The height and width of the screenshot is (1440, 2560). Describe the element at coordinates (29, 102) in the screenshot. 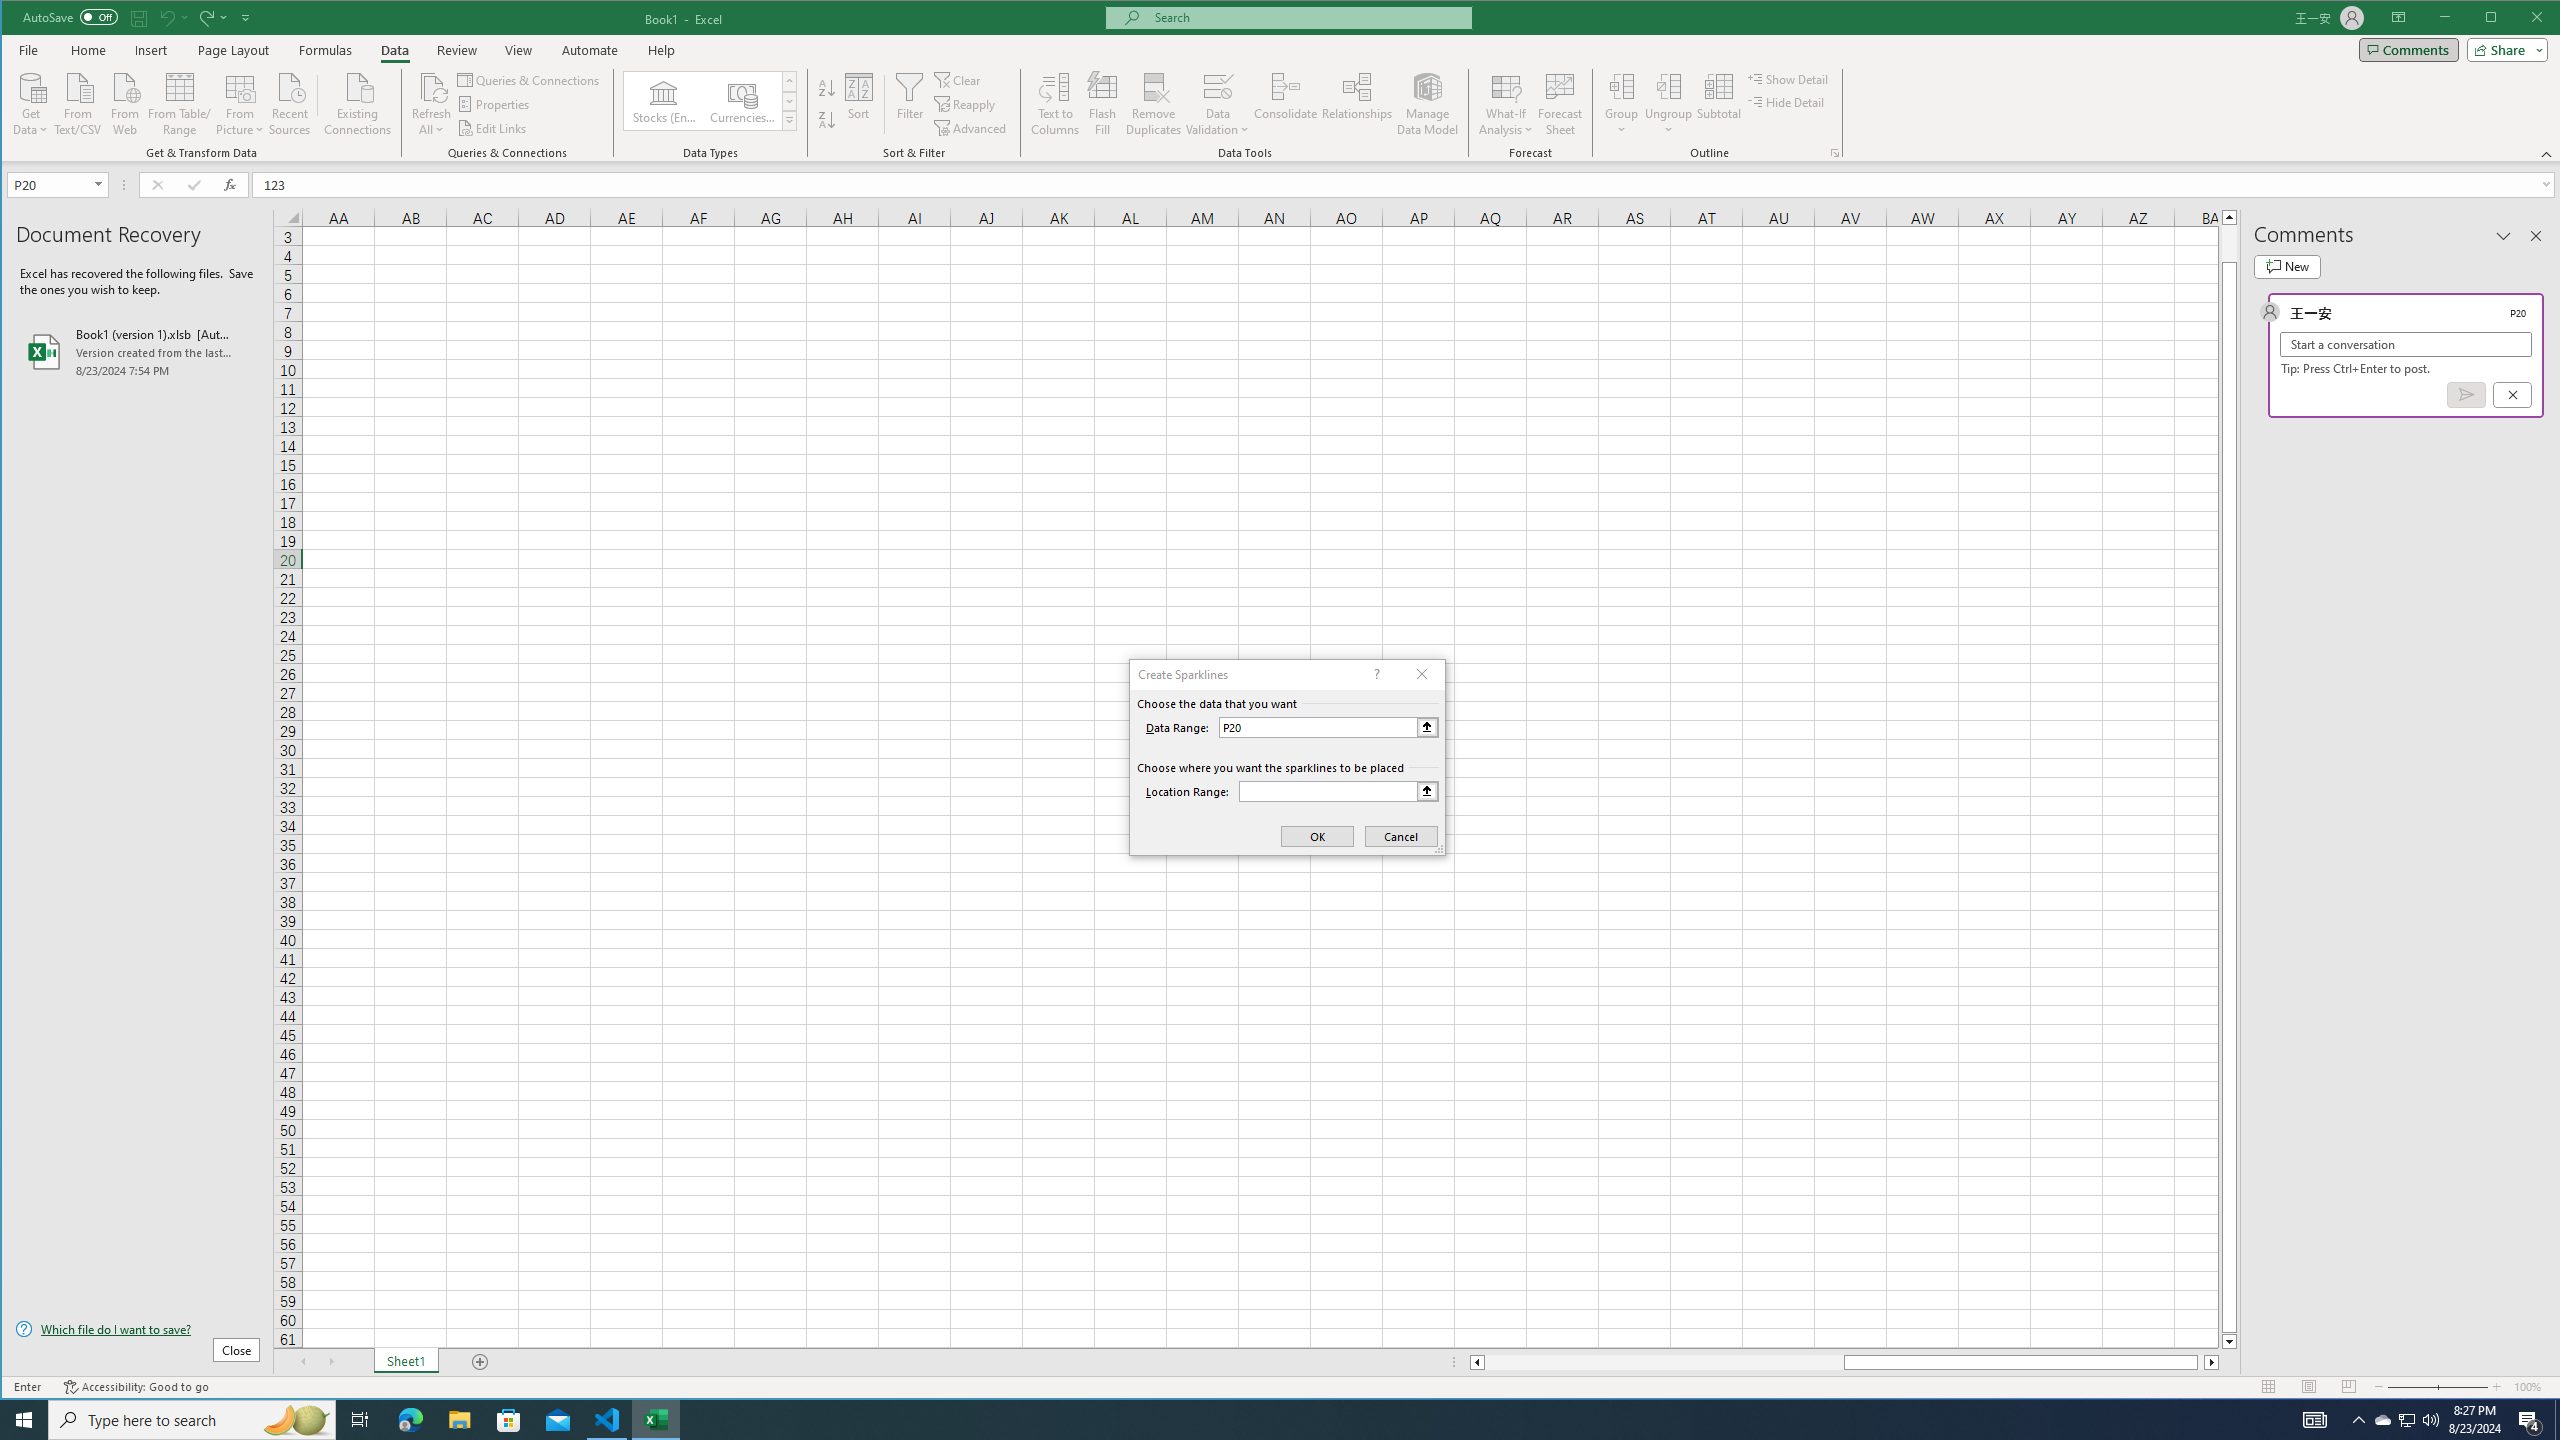

I see `'Get Data'` at that location.